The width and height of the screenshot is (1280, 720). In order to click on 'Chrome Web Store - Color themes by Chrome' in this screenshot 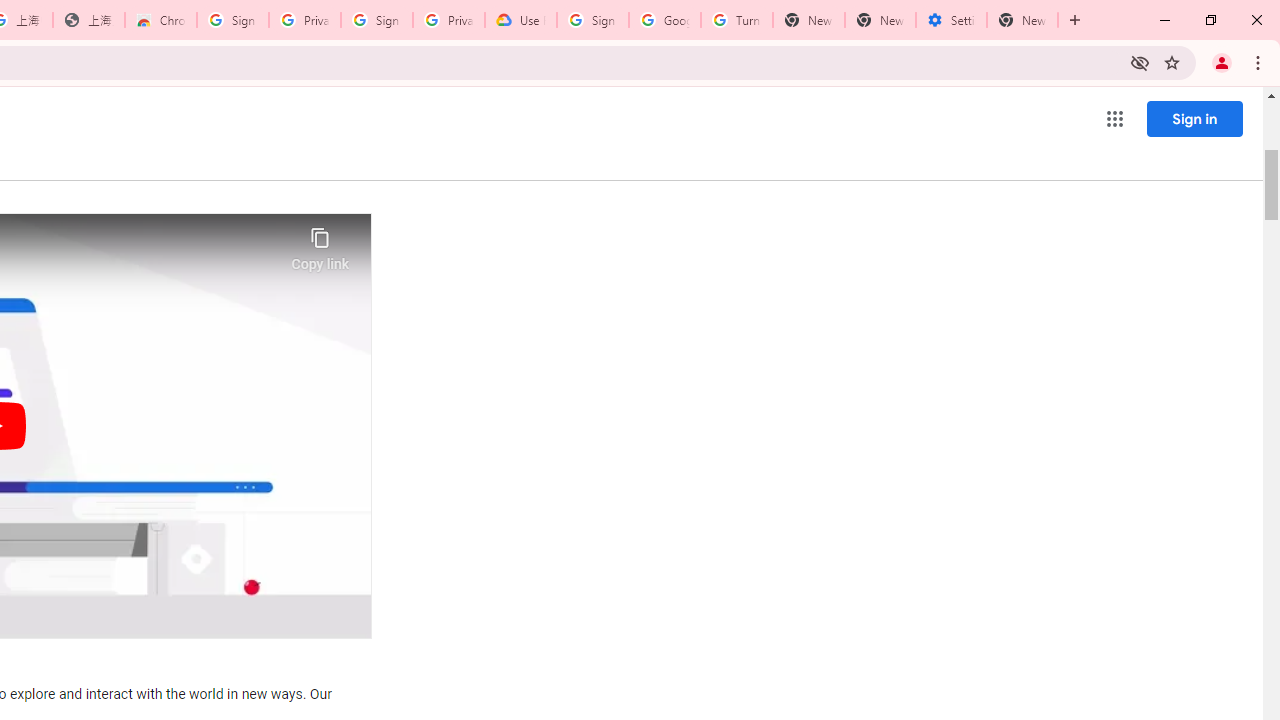, I will do `click(161, 20)`.